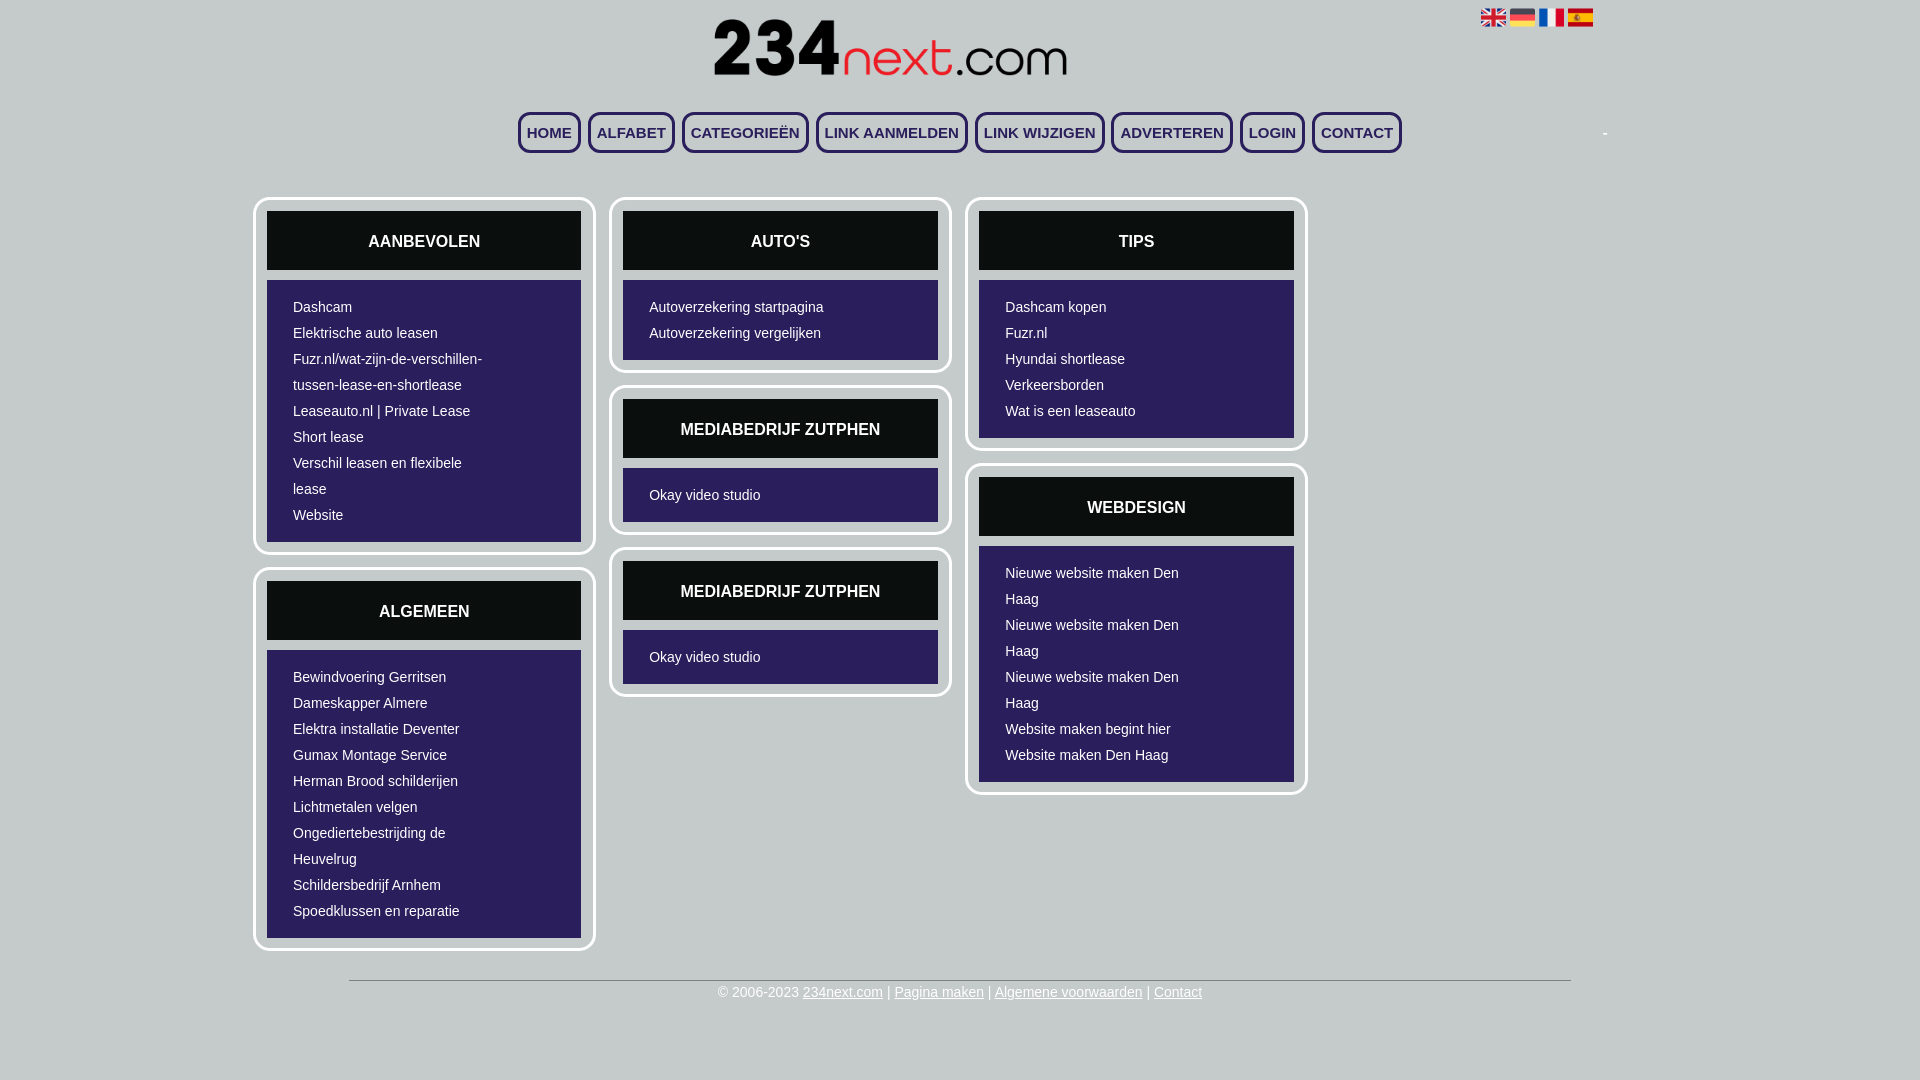 Image resolution: width=1920 pixels, height=1080 pixels. What do you see at coordinates (286, 805) in the screenshot?
I see `'Lichtmetalen velgen'` at bounding box center [286, 805].